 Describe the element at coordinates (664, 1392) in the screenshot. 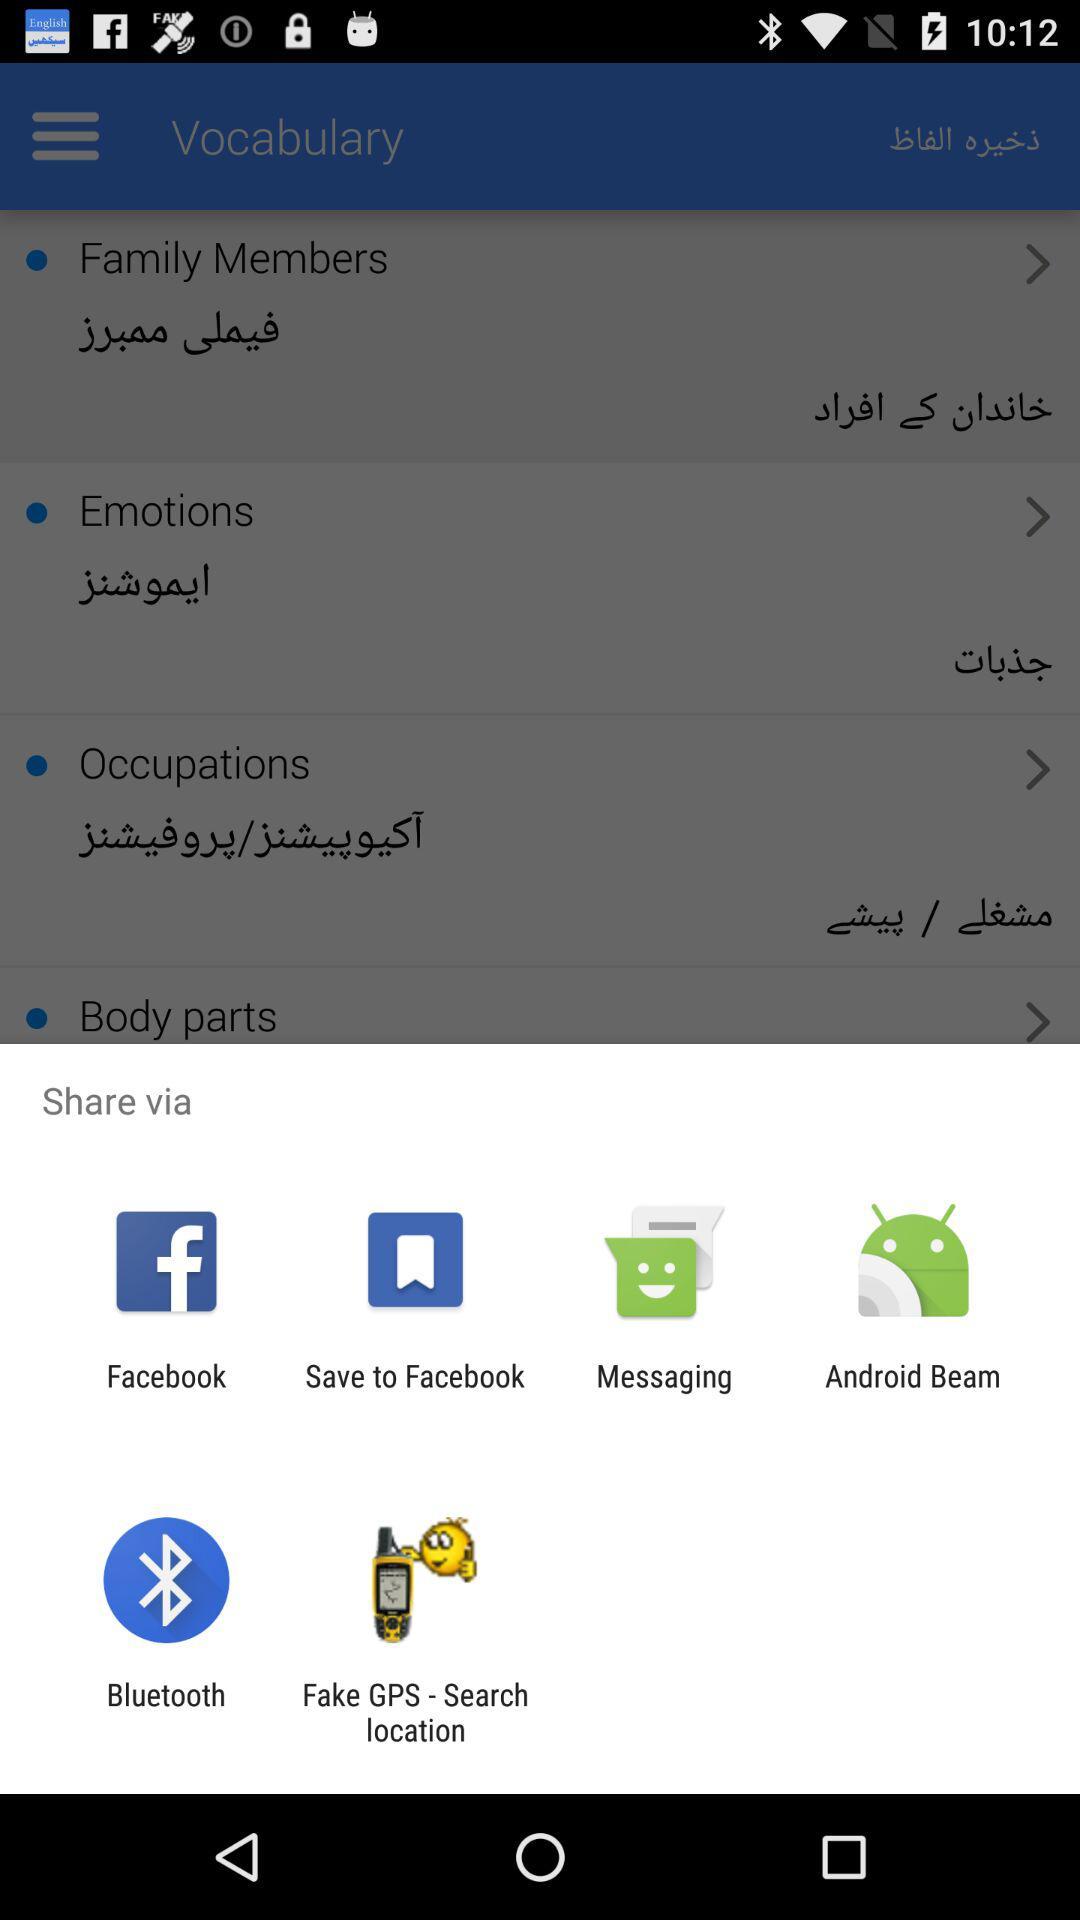

I see `messaging icon` at that location.